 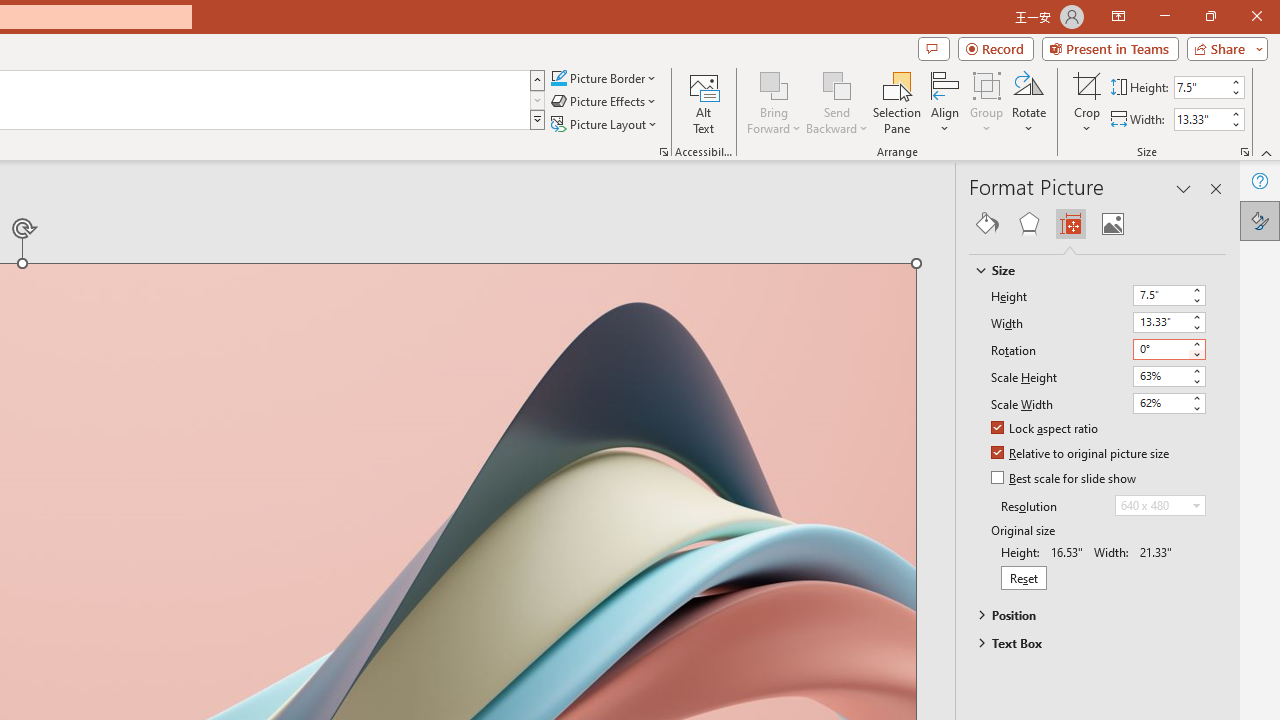 I want to click on 'Size & Properties', so click(x=1069, y=223).